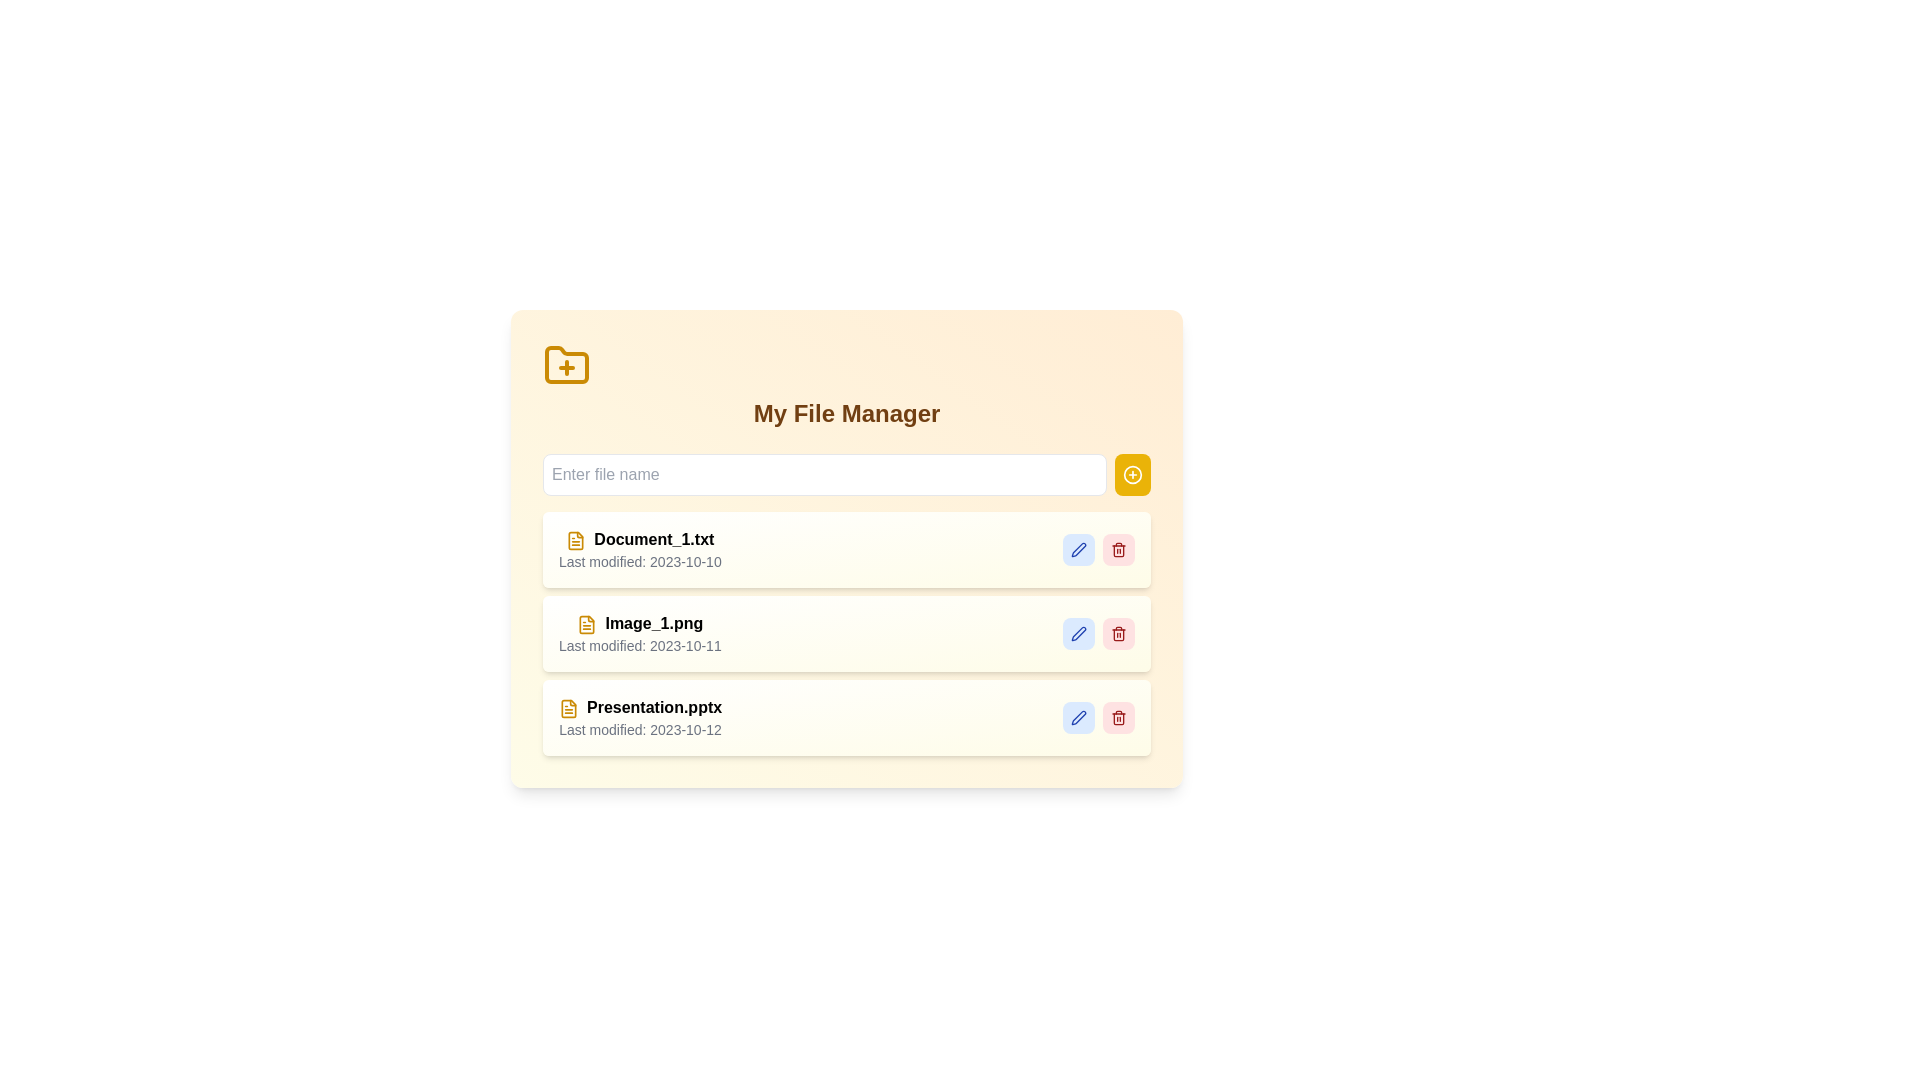 Image resolution: width=1920 pixels, height=1080 pixels. What do you see at coordinates (640, 729) in the screenshot?
I see `the text label displaying the last modified date of the file 'Presentation.pptx', which is located directly below the file name in the file list` at bounding box center [640, 729].